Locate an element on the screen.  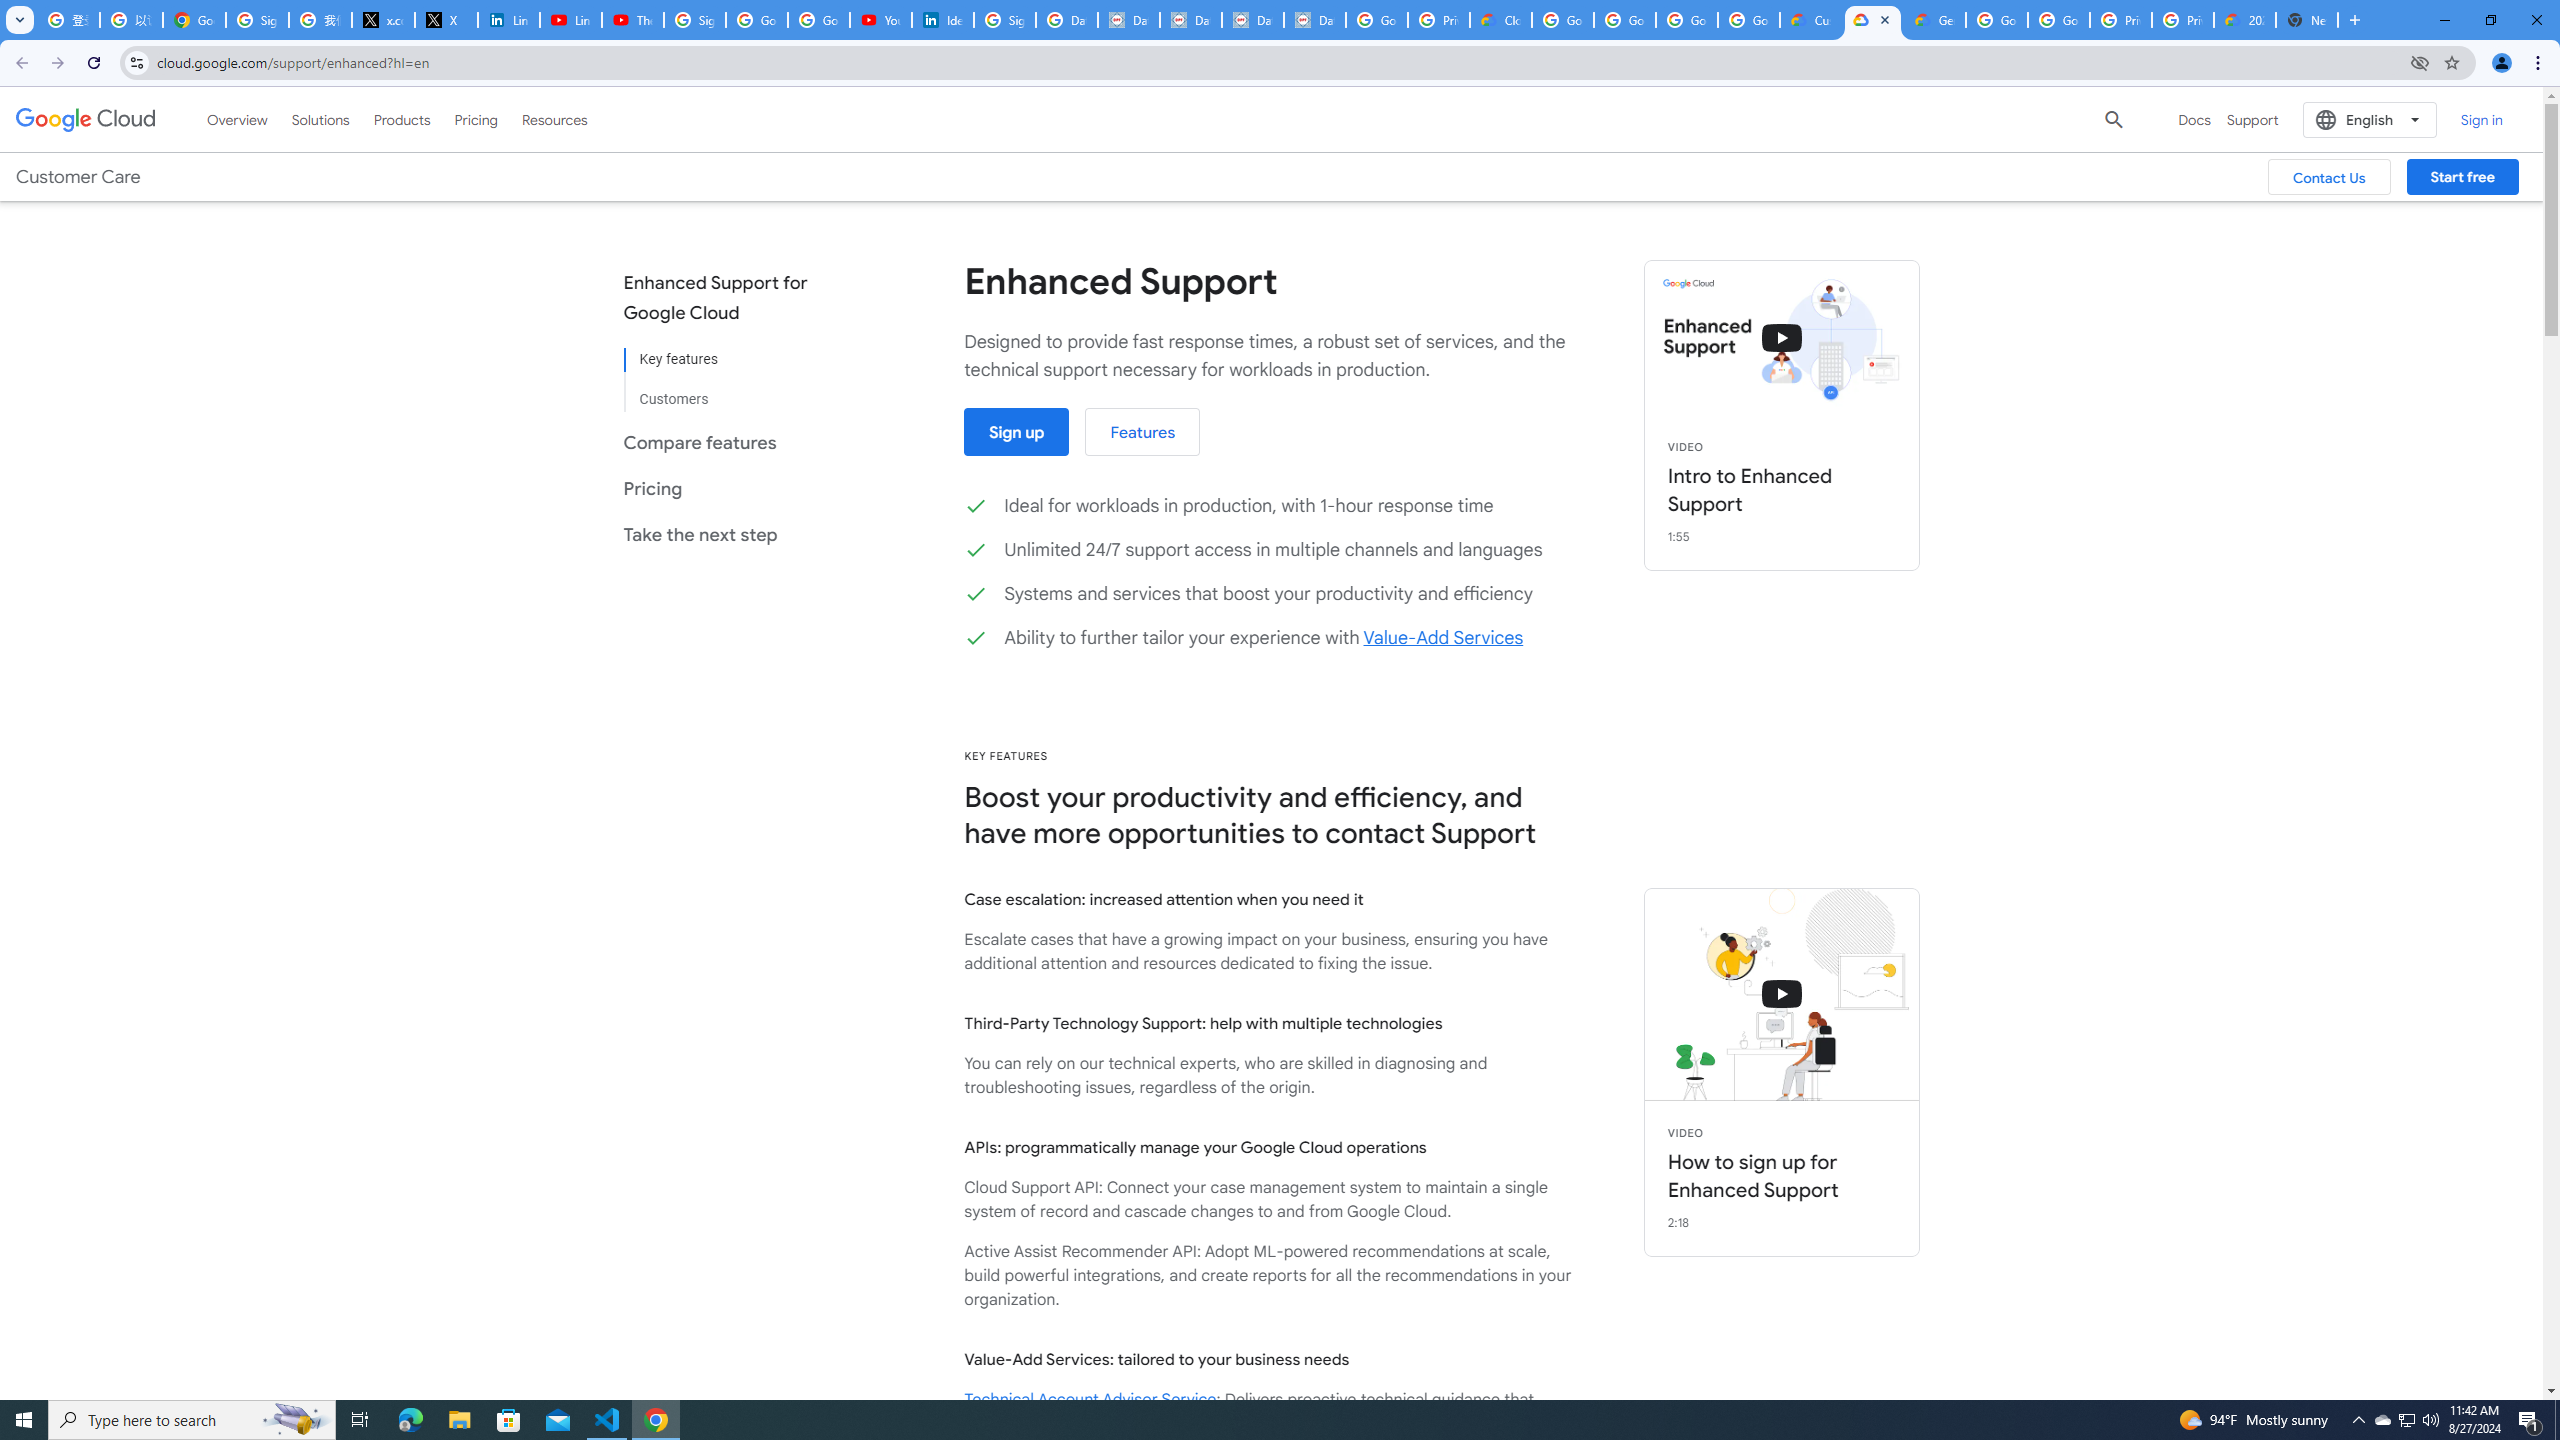
'Customers' is located at coordinates (729, 390).